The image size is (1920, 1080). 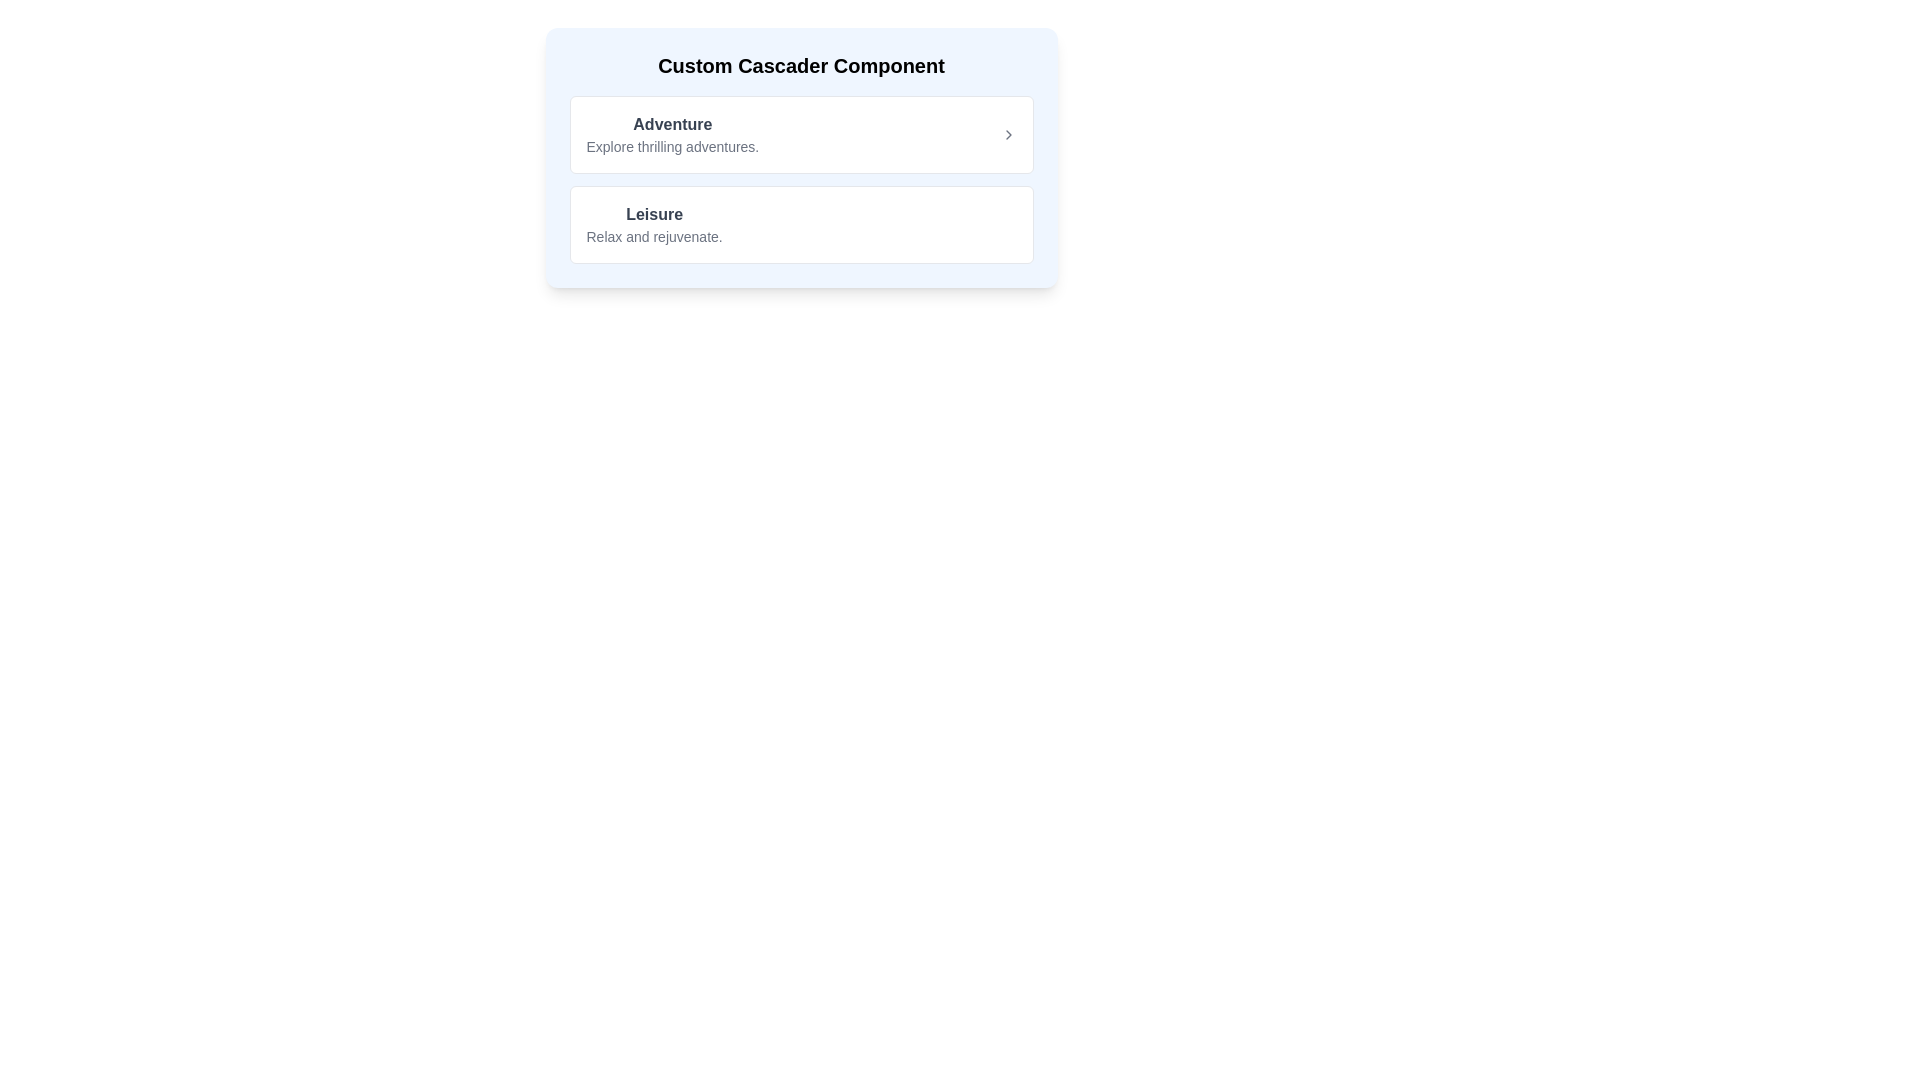 I want to click on the static text element displaying 'Explore thrilling adventures.' which is located beneath the 'Adventure' heading in the cascader menu, so click(x=672, y=145).